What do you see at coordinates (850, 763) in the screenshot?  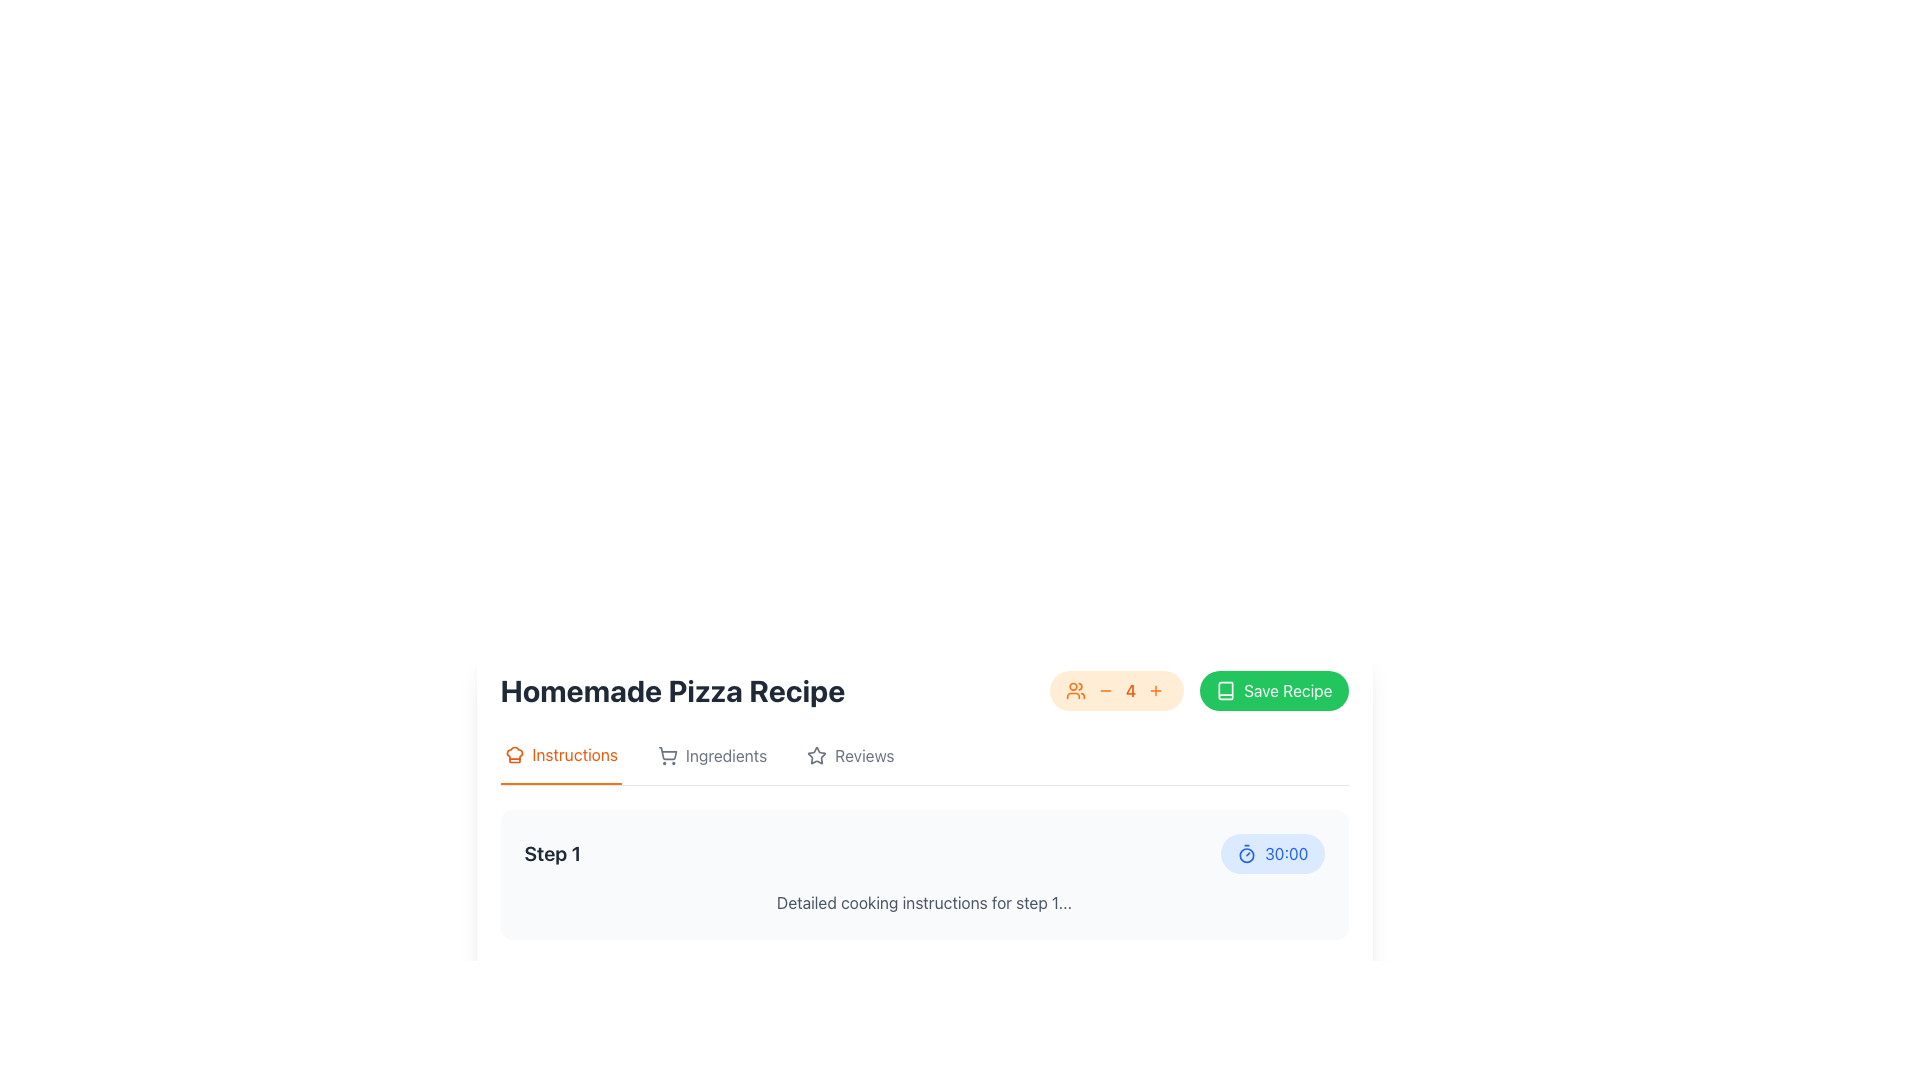 I see `the 'Reviews' tab in the navigation bar` at bounding box center [850, 763].